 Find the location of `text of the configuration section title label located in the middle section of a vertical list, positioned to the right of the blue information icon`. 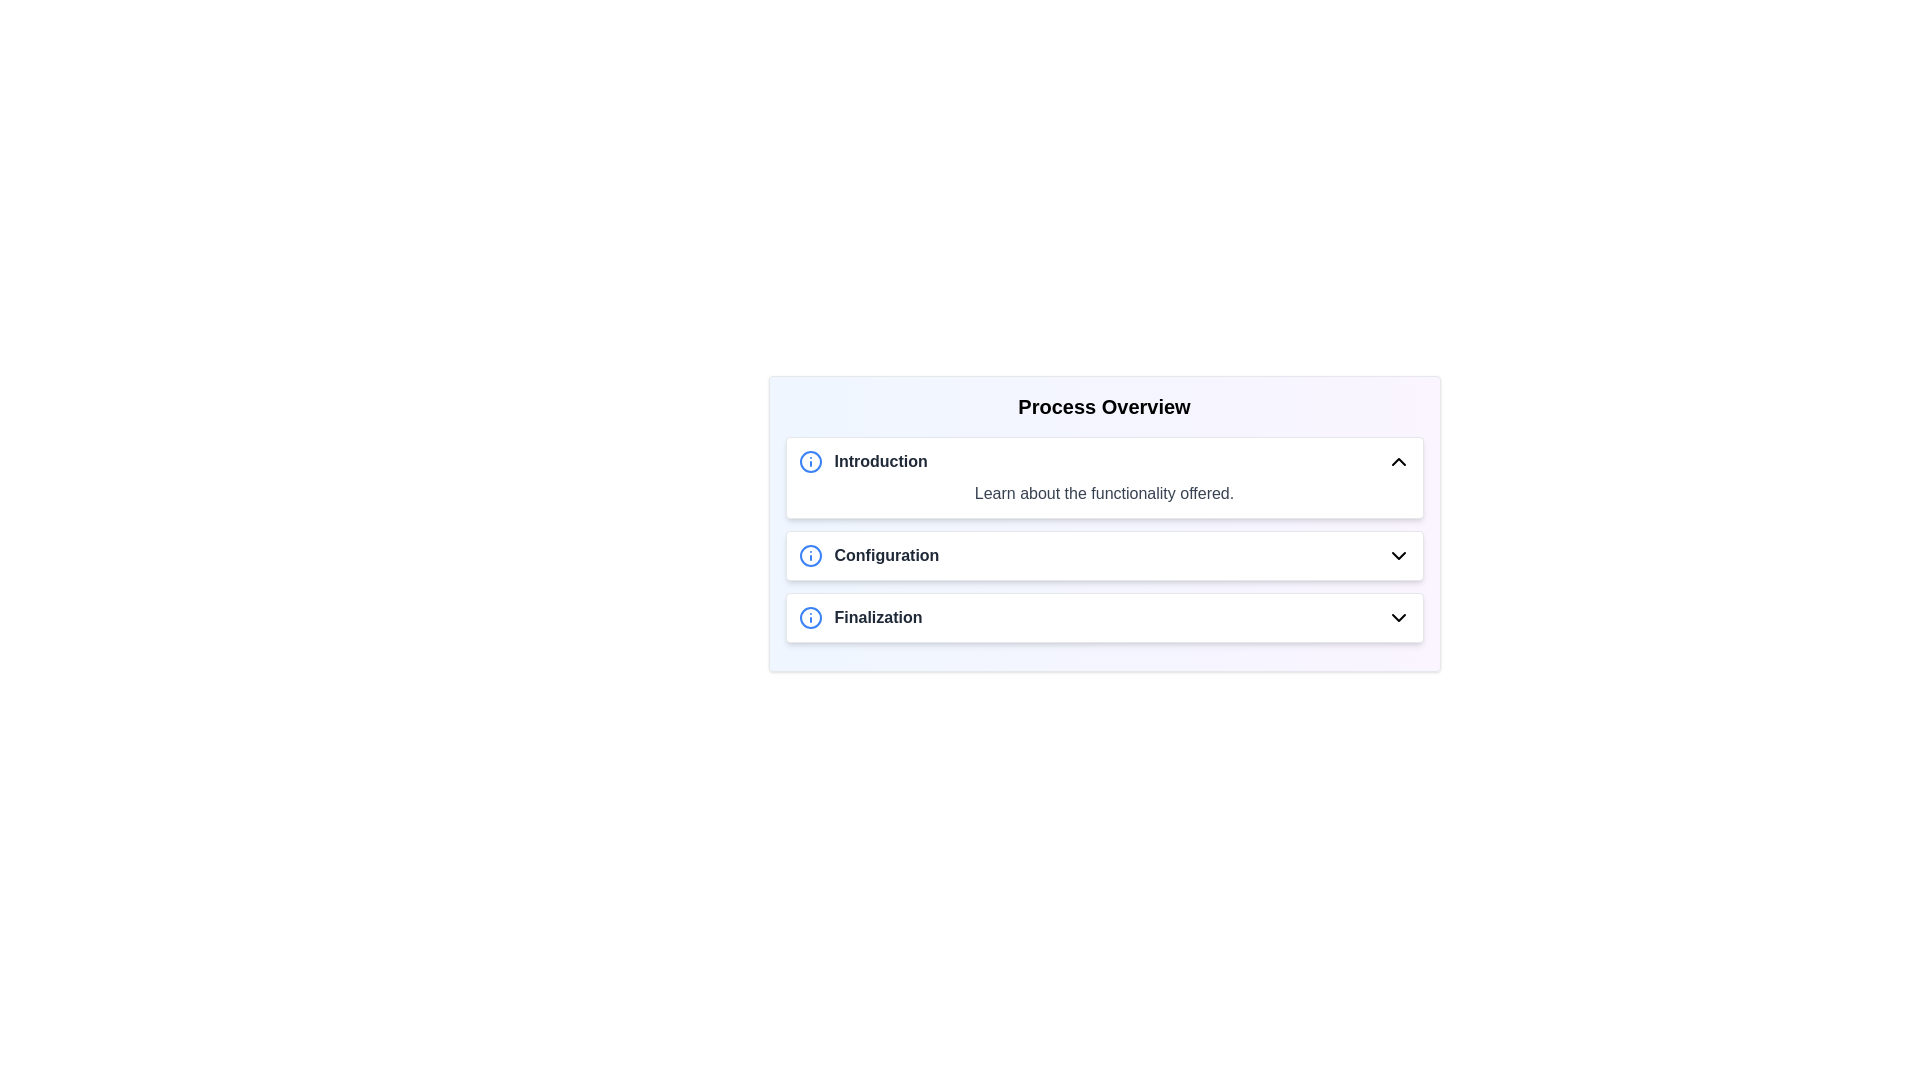

text of the configuration section title label located in the middle section of a vertical list, positioned to the right of the blue information icon is located at coordinates (868, 555).